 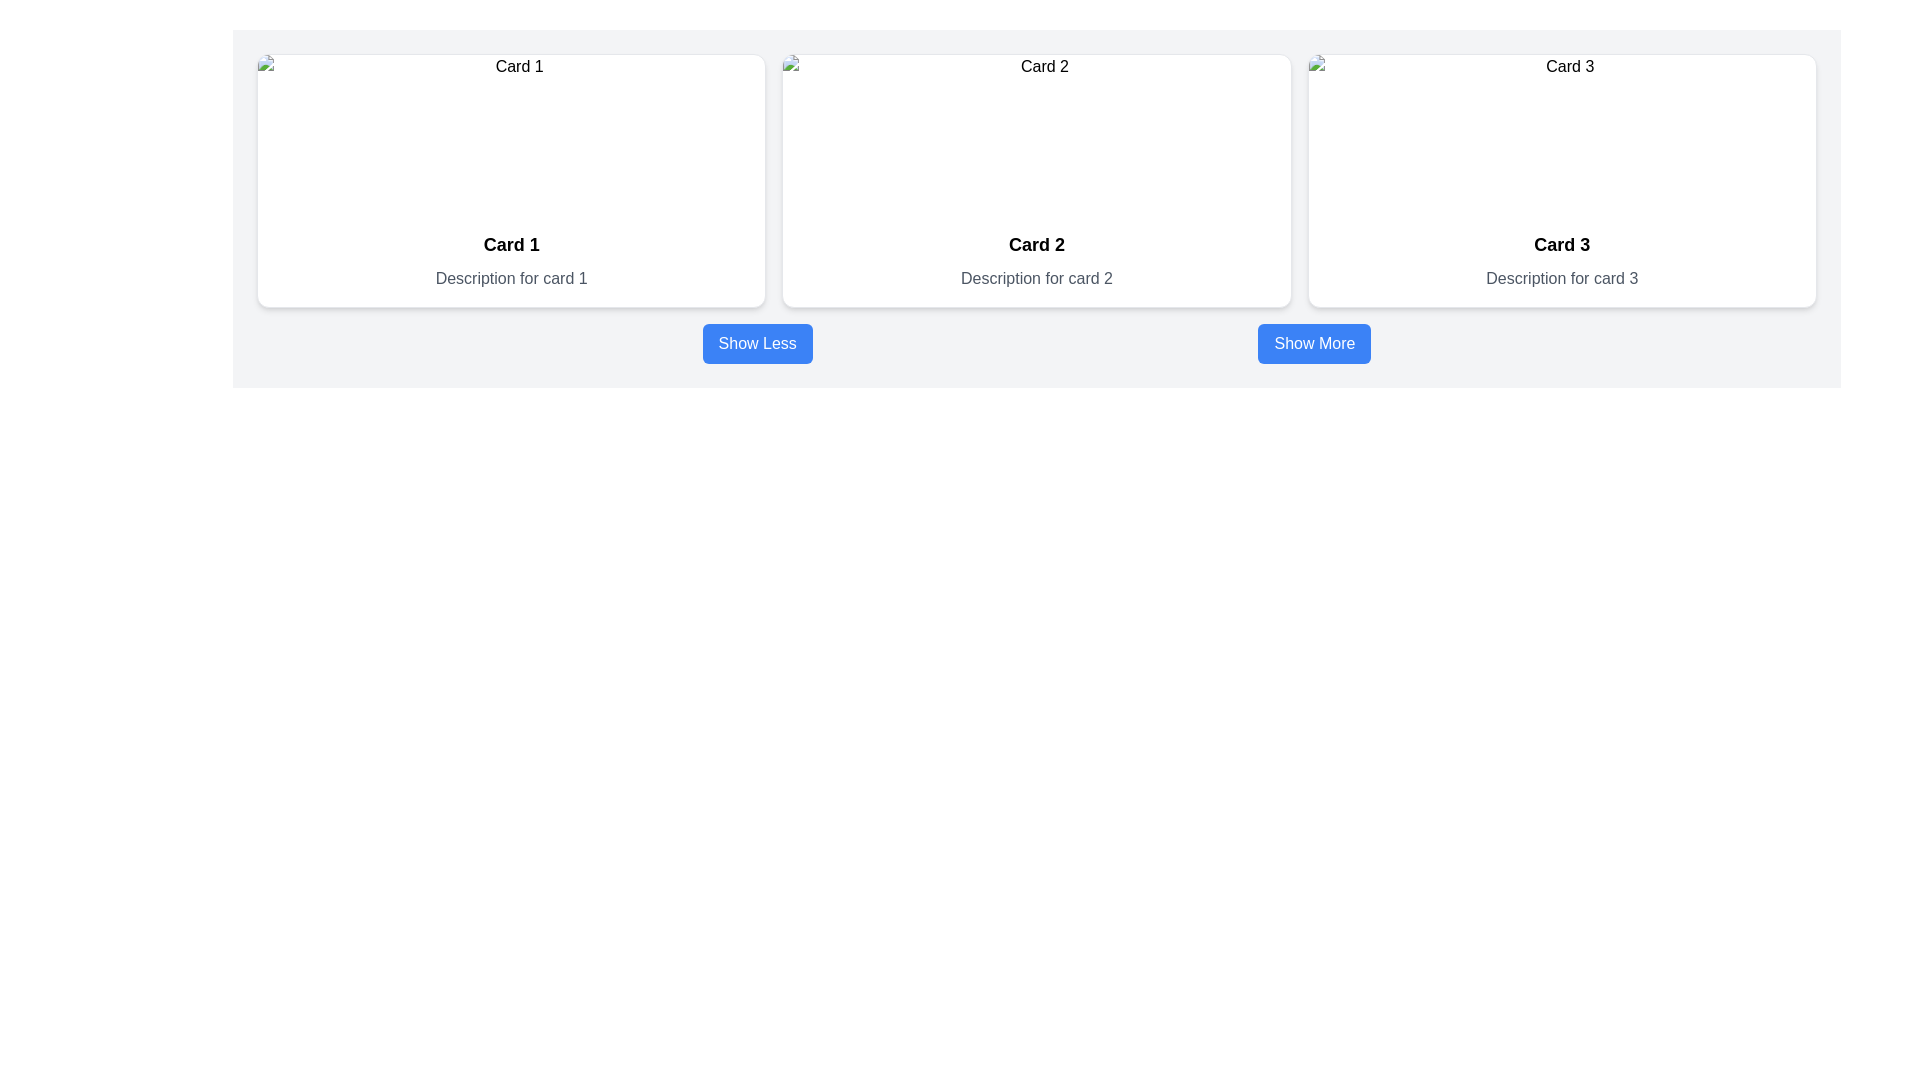 What do you see at coordinates (1036, 260) in the screenshot?
I see `the text display element titled 'Card 2' which contains the subtitle 'Description for card 2' and is positioned beneath an image in the center card of a series of three horizontally aligned cards` at bounding box center [1036, 260].